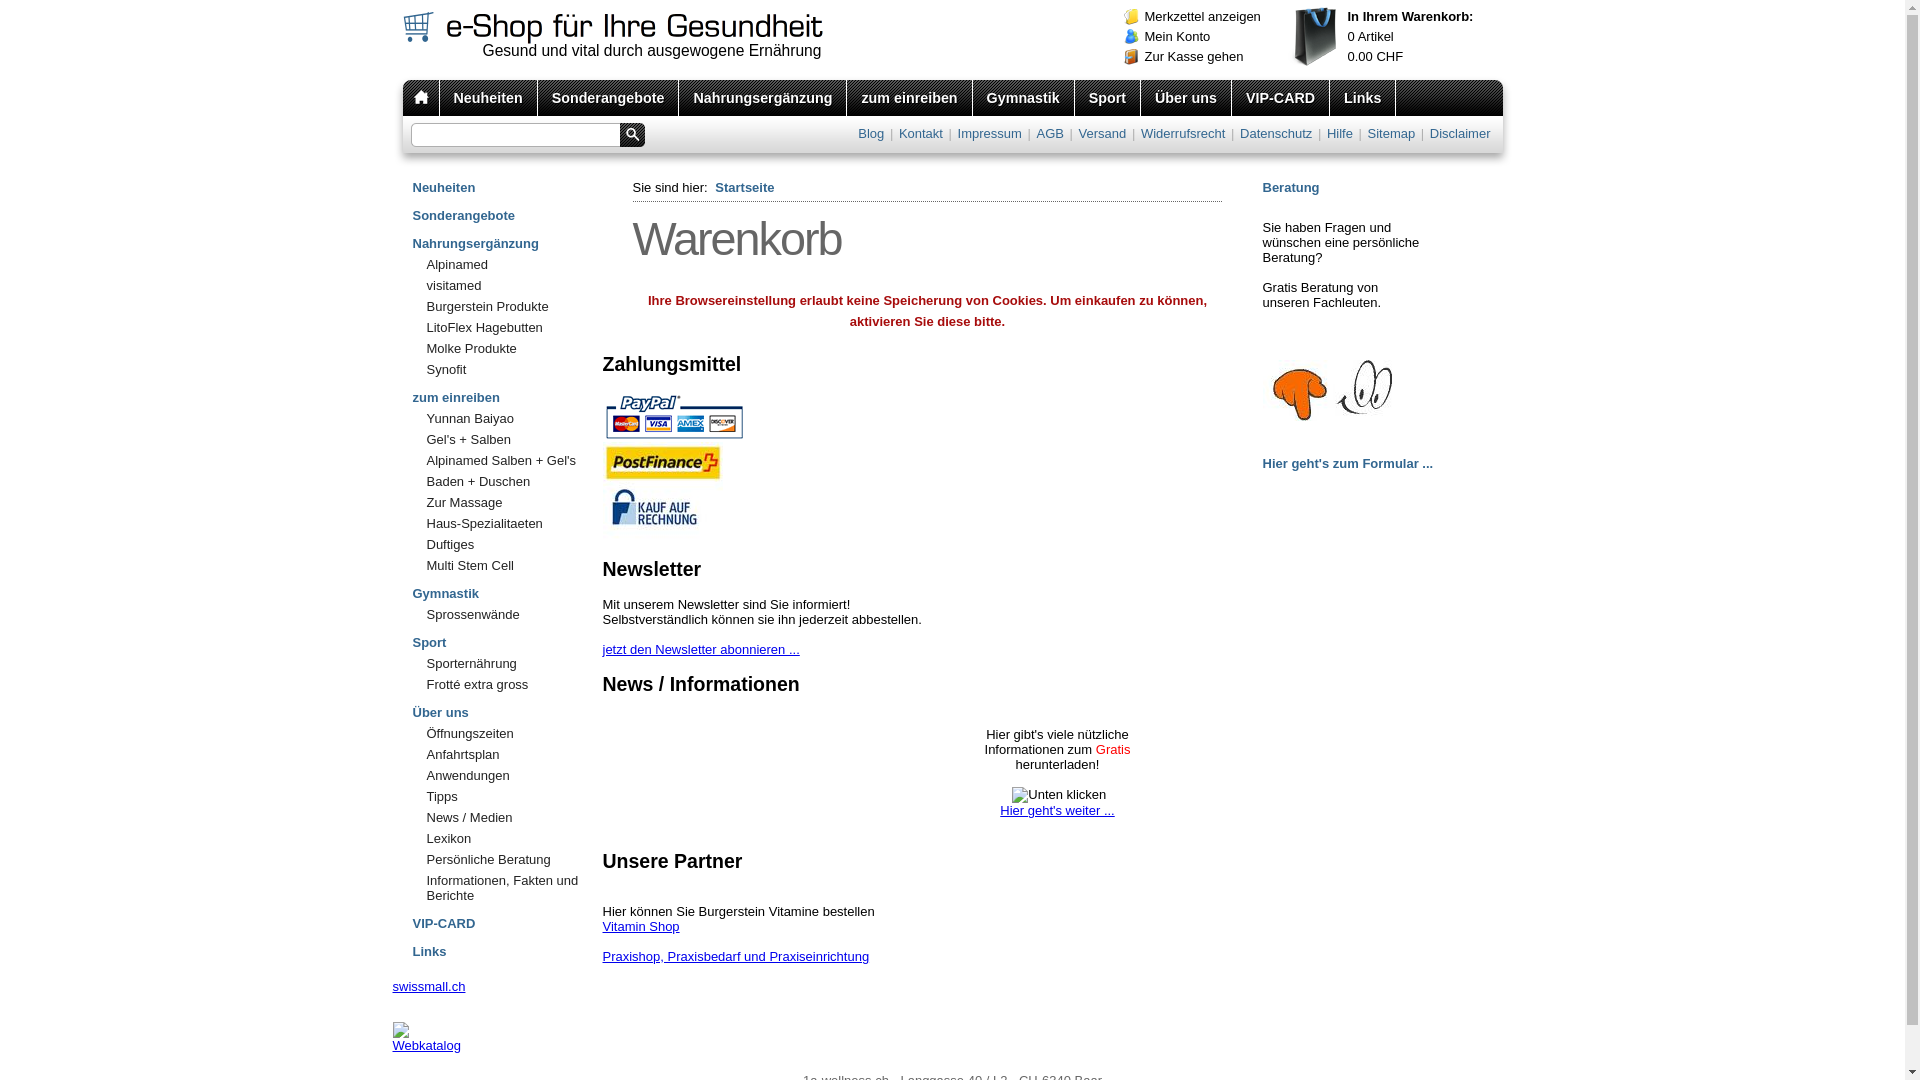 The image size is (1920, 1080). Describe the element at coordinates (608, 97) in the screenshot. I see `'Sonderangebote'` at that location.